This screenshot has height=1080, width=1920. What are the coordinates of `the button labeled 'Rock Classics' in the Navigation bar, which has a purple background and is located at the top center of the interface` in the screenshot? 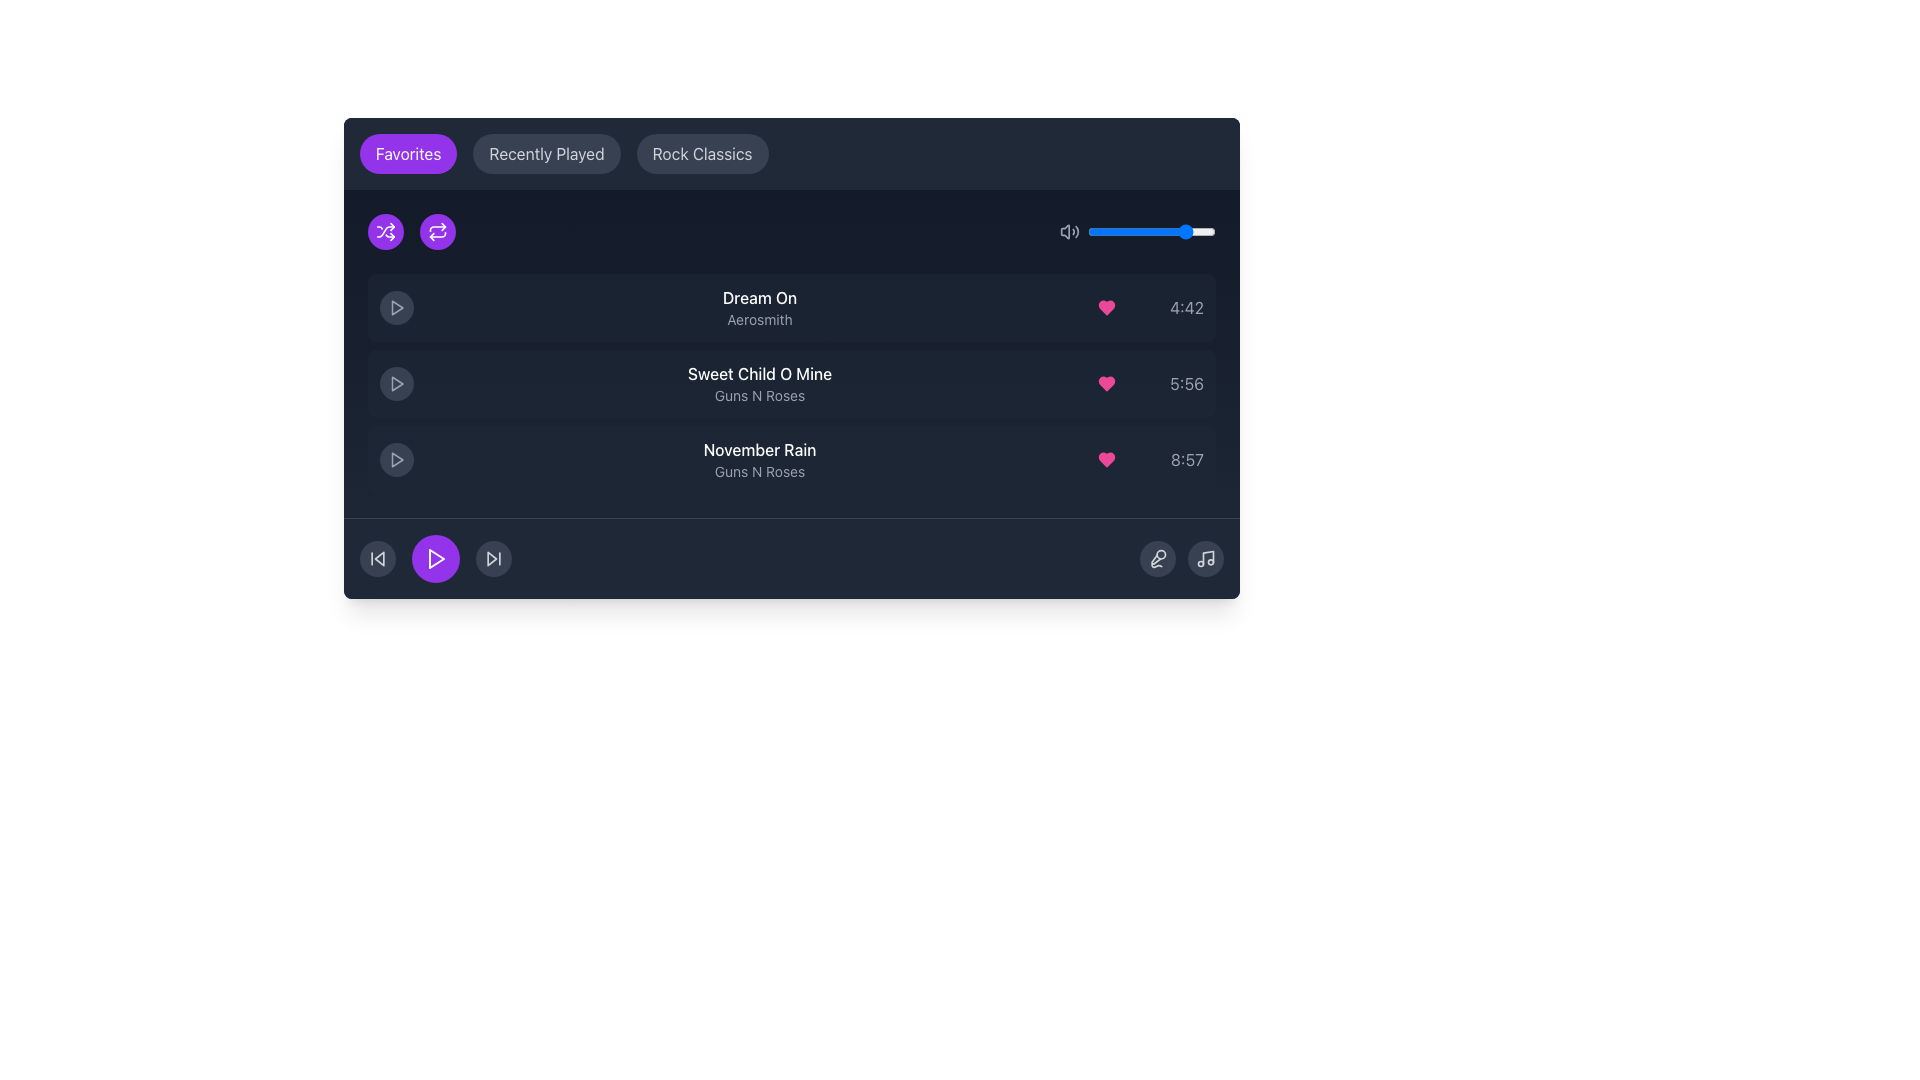 It's located at (791, 153).